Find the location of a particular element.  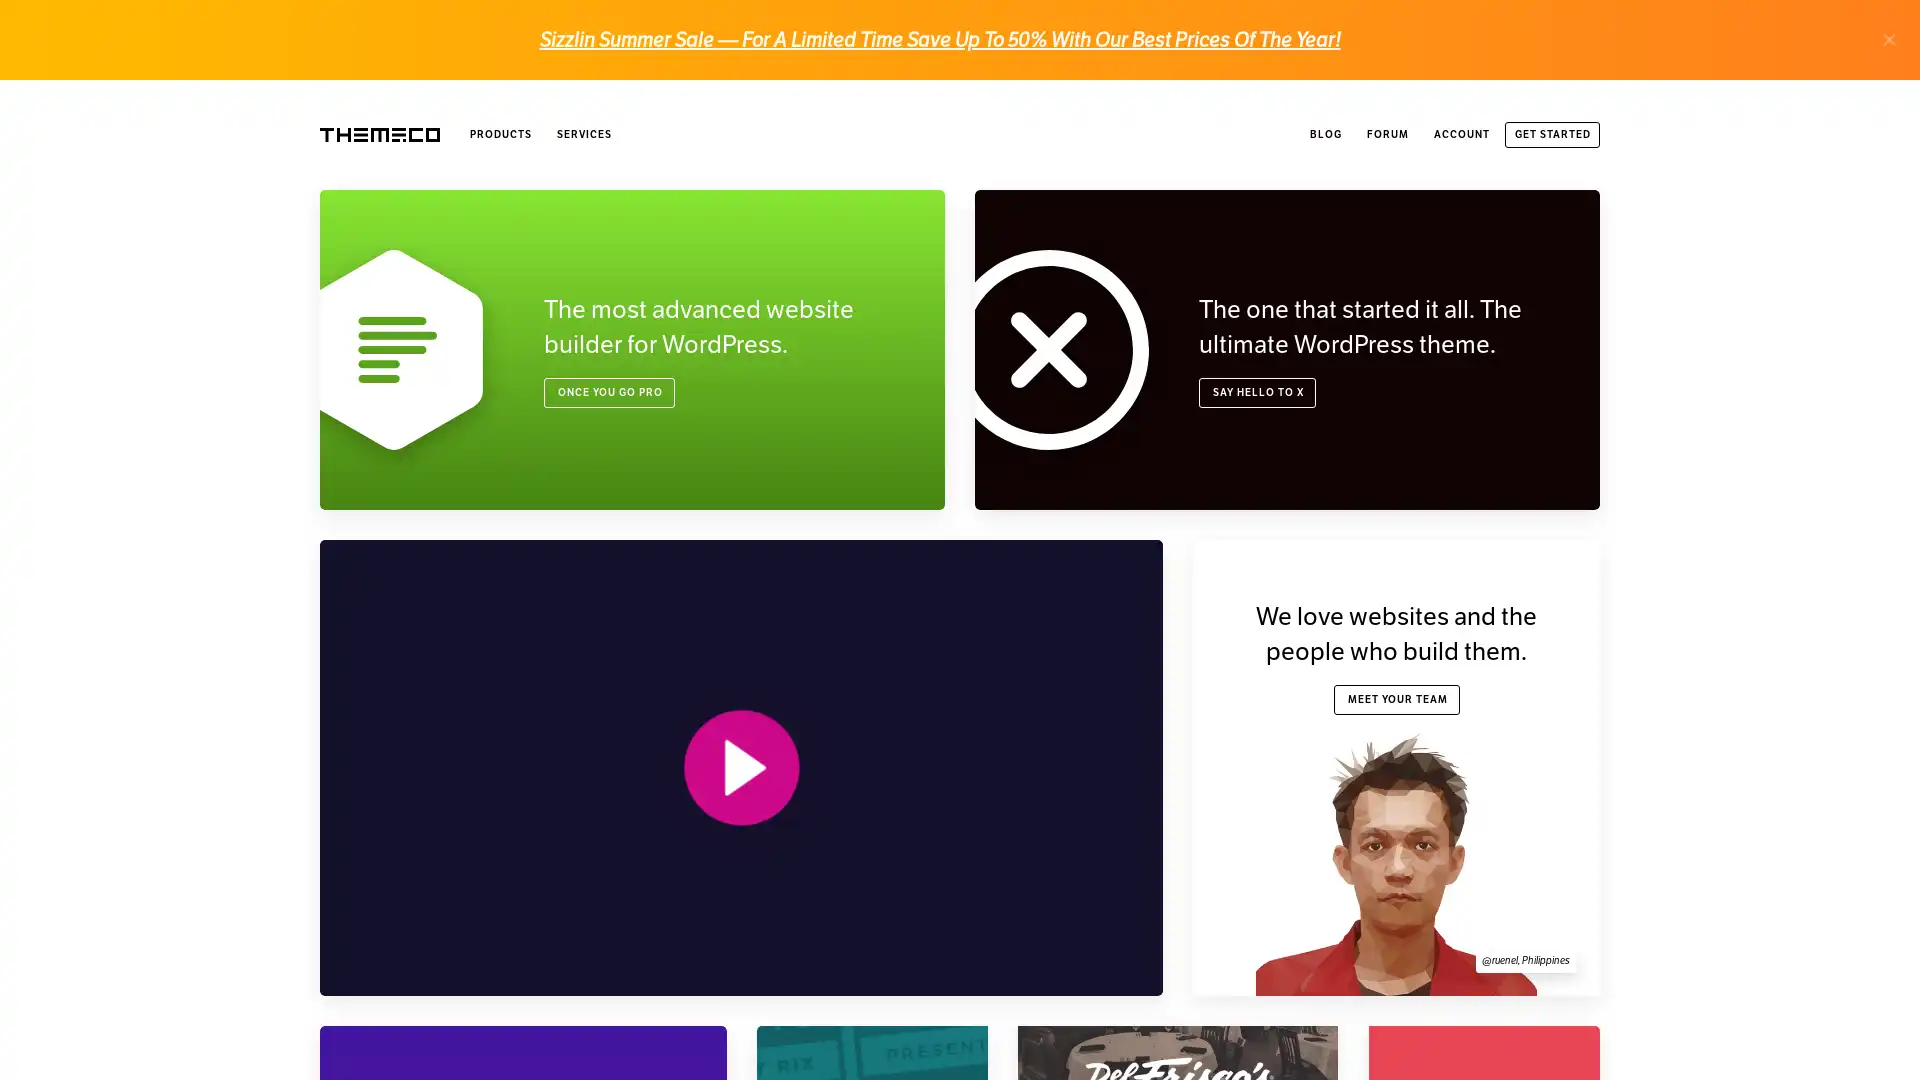

. is located at coordinates (1889, 39).